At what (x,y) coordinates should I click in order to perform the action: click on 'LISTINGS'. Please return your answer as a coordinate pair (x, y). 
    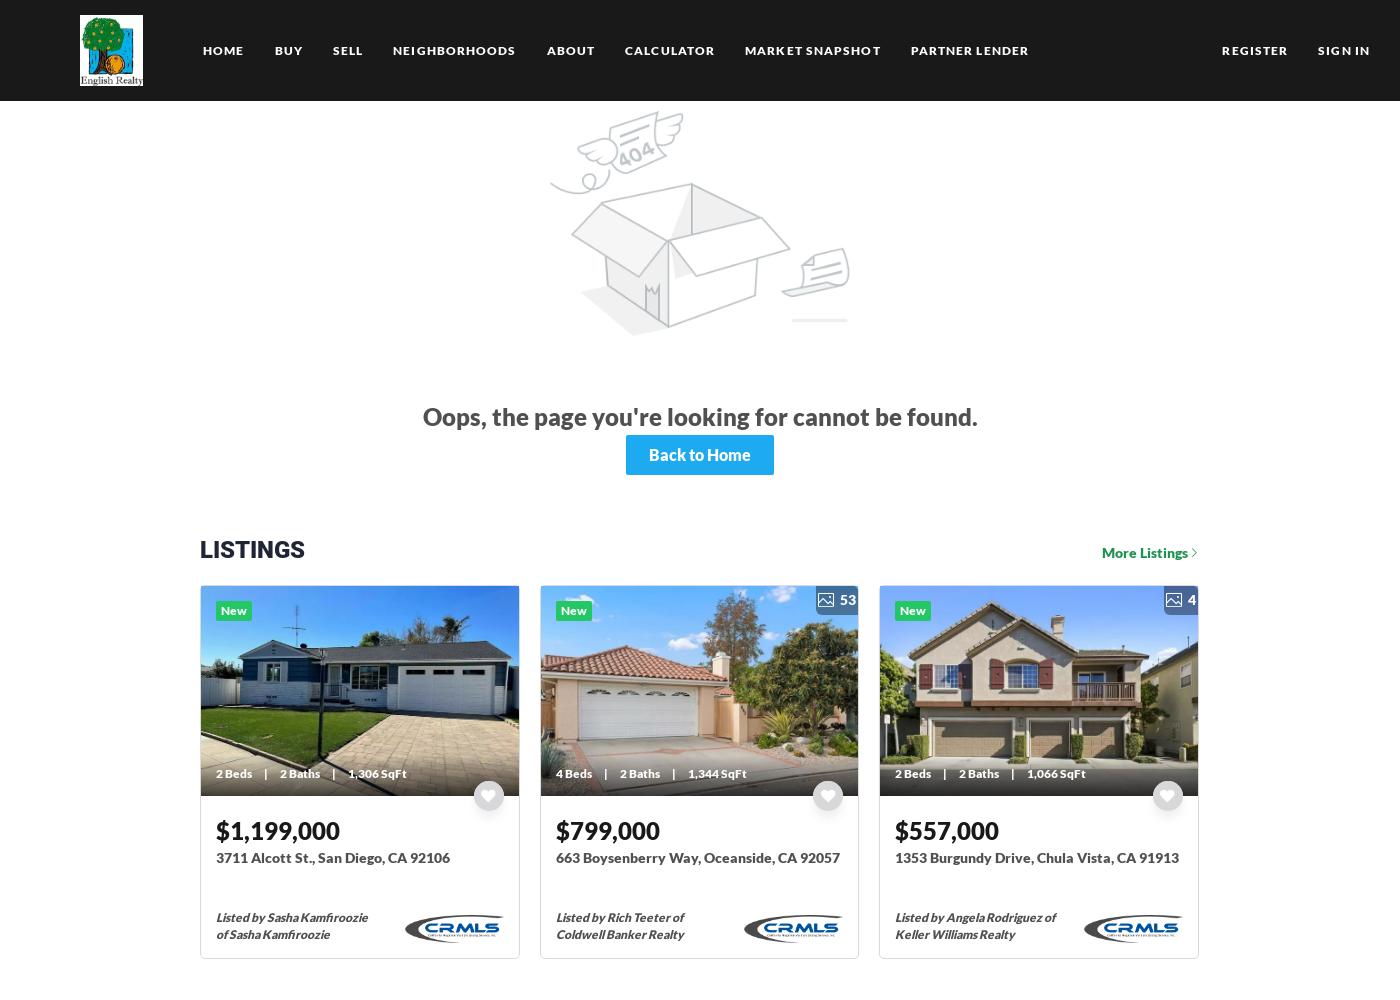
    Looking at the image, I should click on (200, 550).